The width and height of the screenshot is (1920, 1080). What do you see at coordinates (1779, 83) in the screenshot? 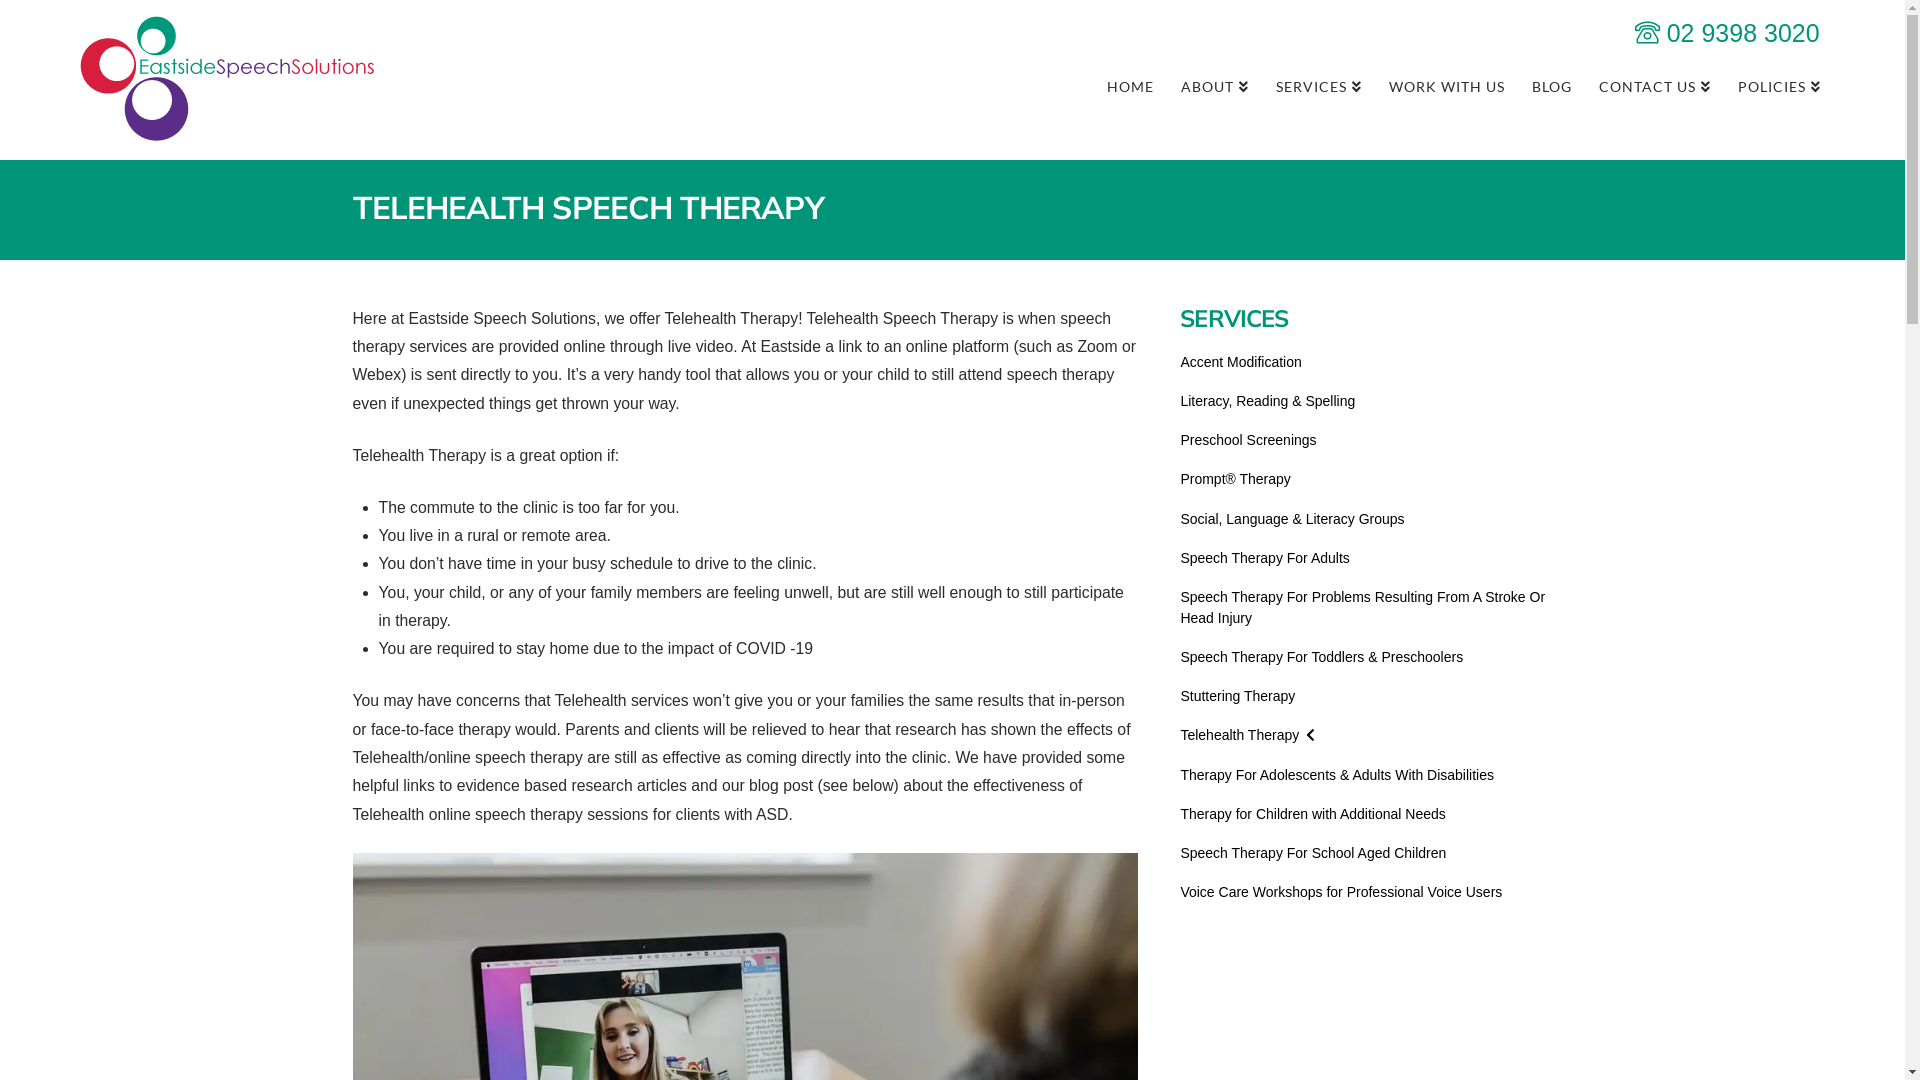
I see `'POLICIES'` at bounding box center [1779, 83].